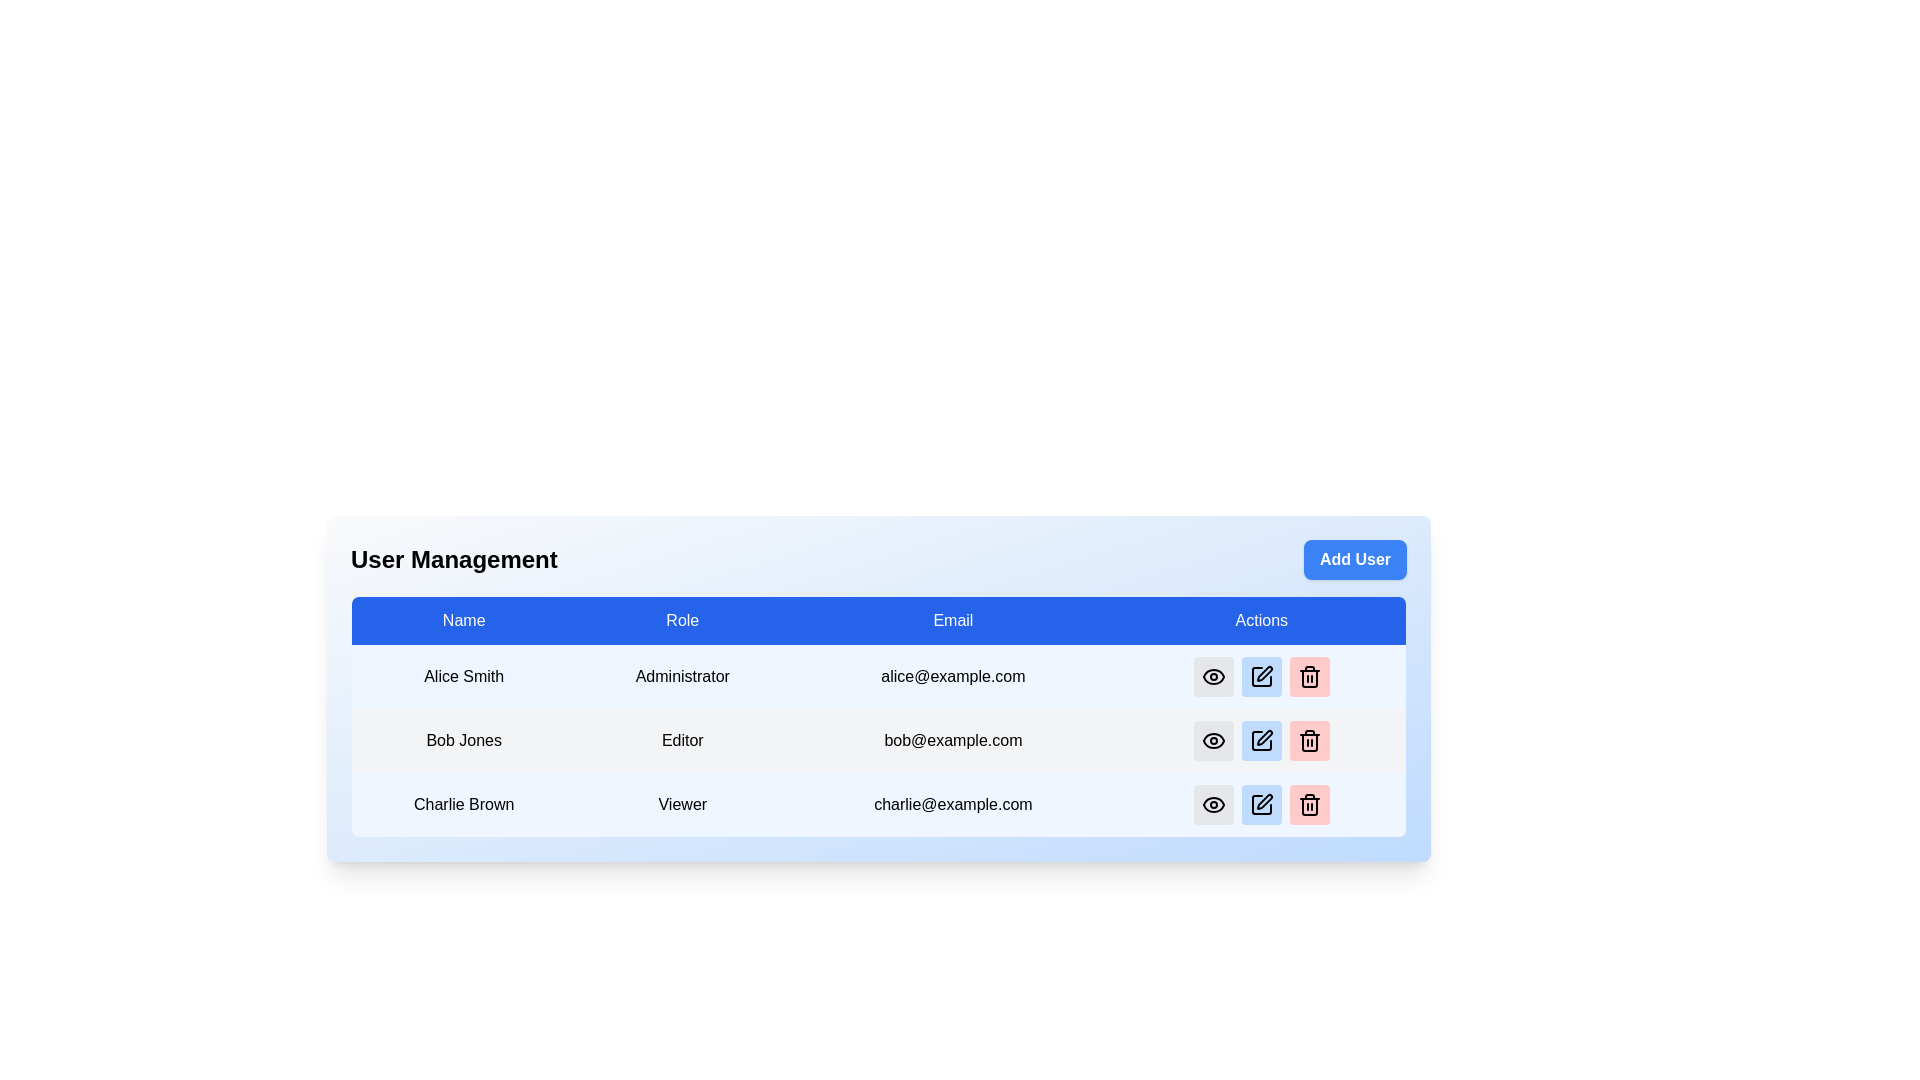  What do you see at coordinates (462, 740) in the screenshot?
I see `the static text element displaying the name 'Bob Jones' in the second row of the user management table, located in the 'Name' column` at bounding box center [462, 740].